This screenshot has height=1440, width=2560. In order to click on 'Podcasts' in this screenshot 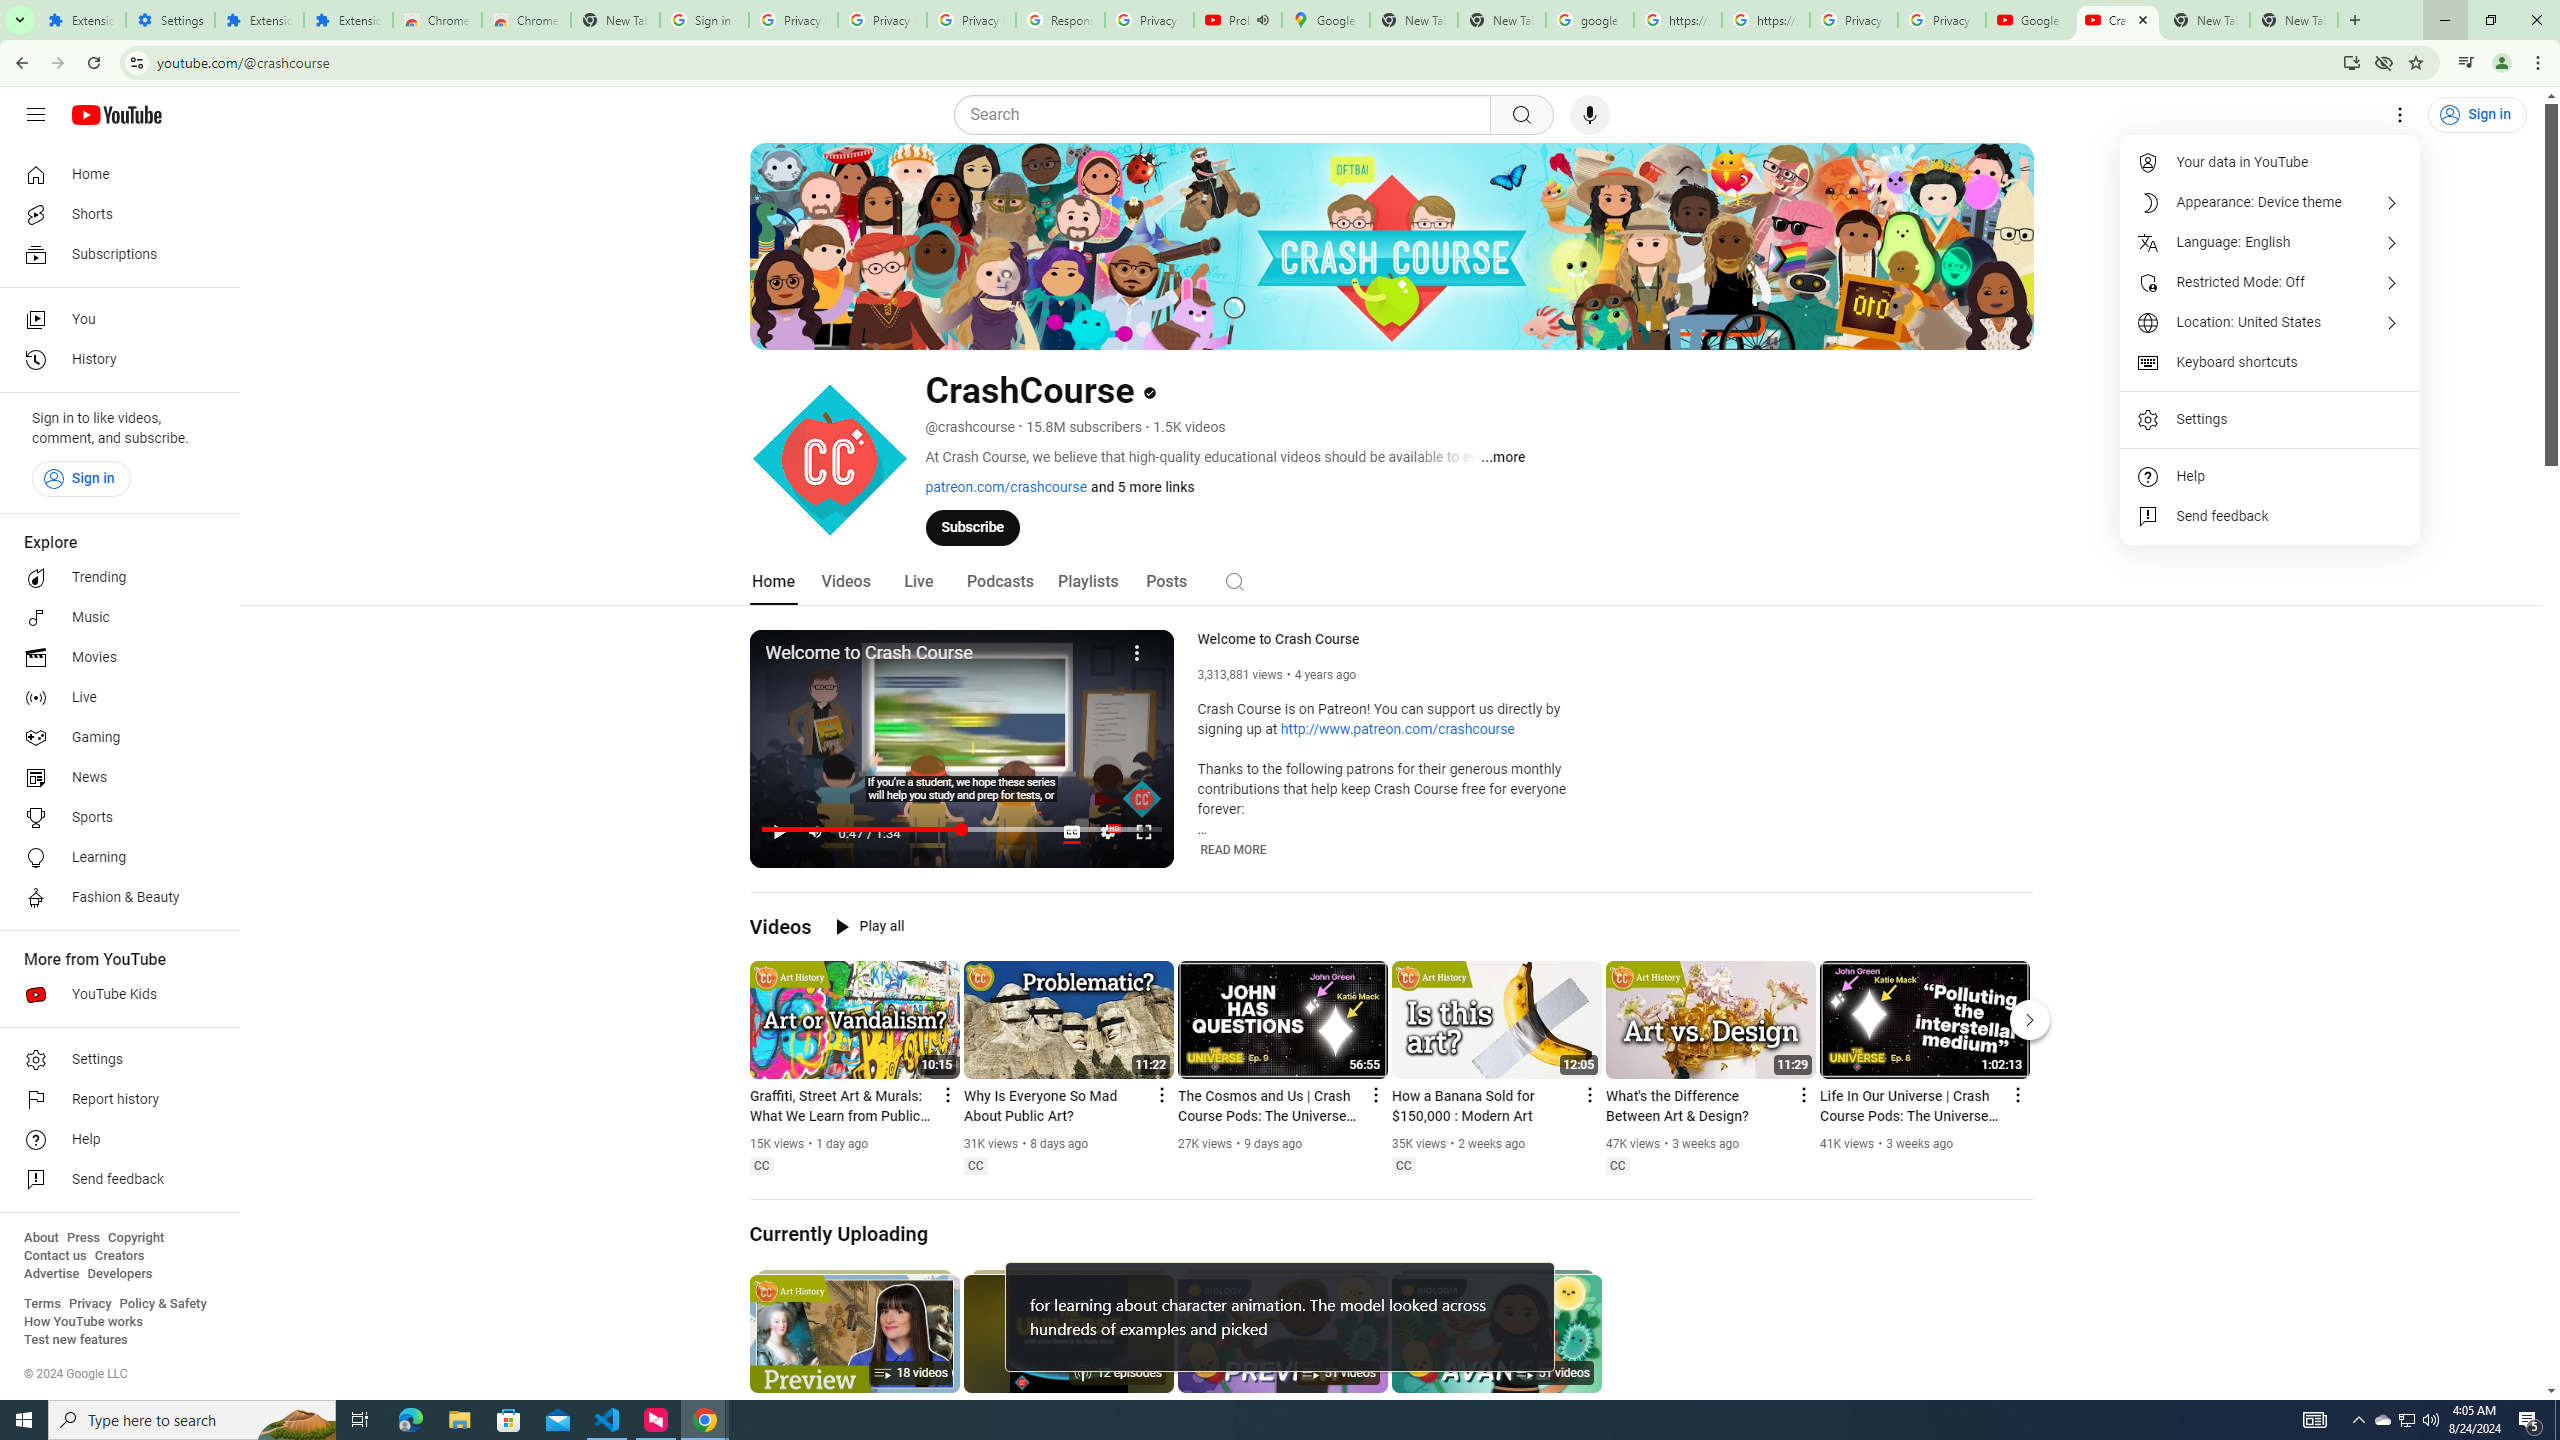, I will do `click(998, 581)`.